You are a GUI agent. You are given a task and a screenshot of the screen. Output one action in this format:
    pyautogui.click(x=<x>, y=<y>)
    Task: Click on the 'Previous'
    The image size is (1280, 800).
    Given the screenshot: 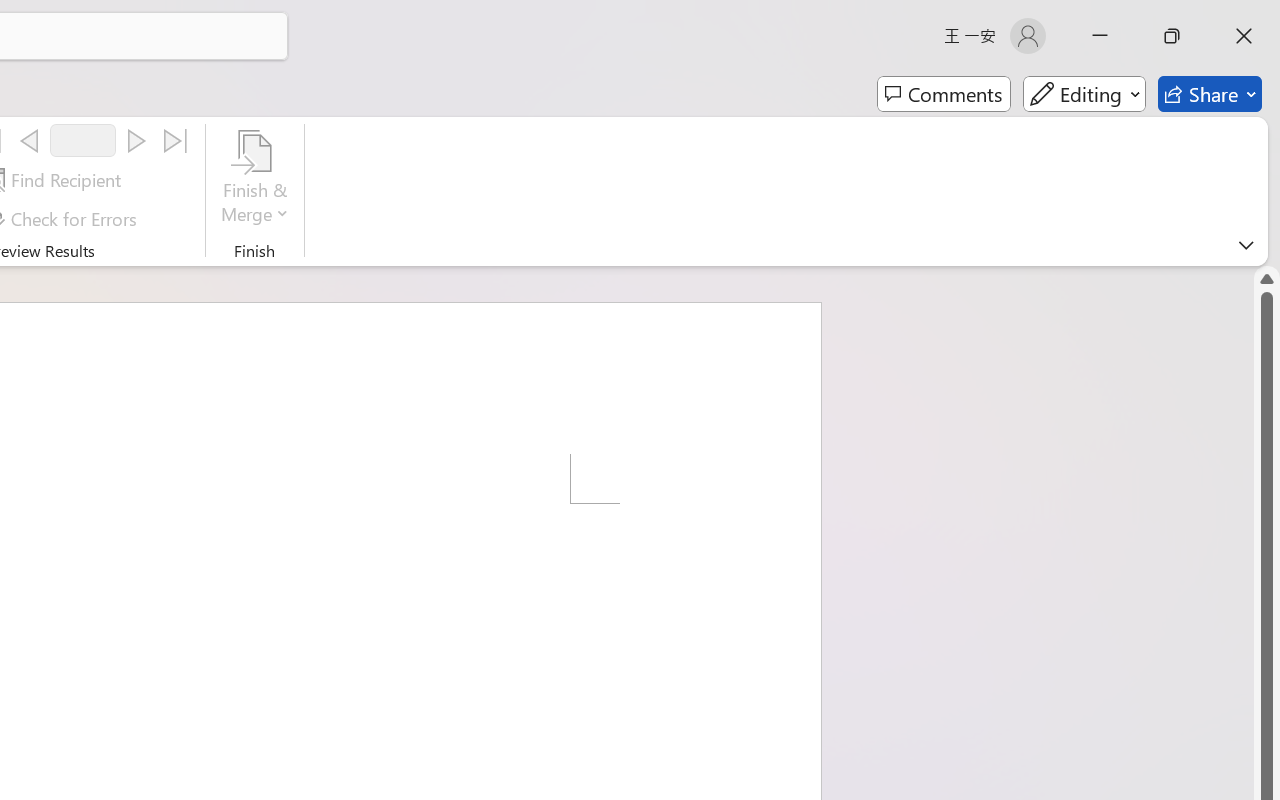 What is the action you would take?
    pyautogui.click(x=29, y=141)
    